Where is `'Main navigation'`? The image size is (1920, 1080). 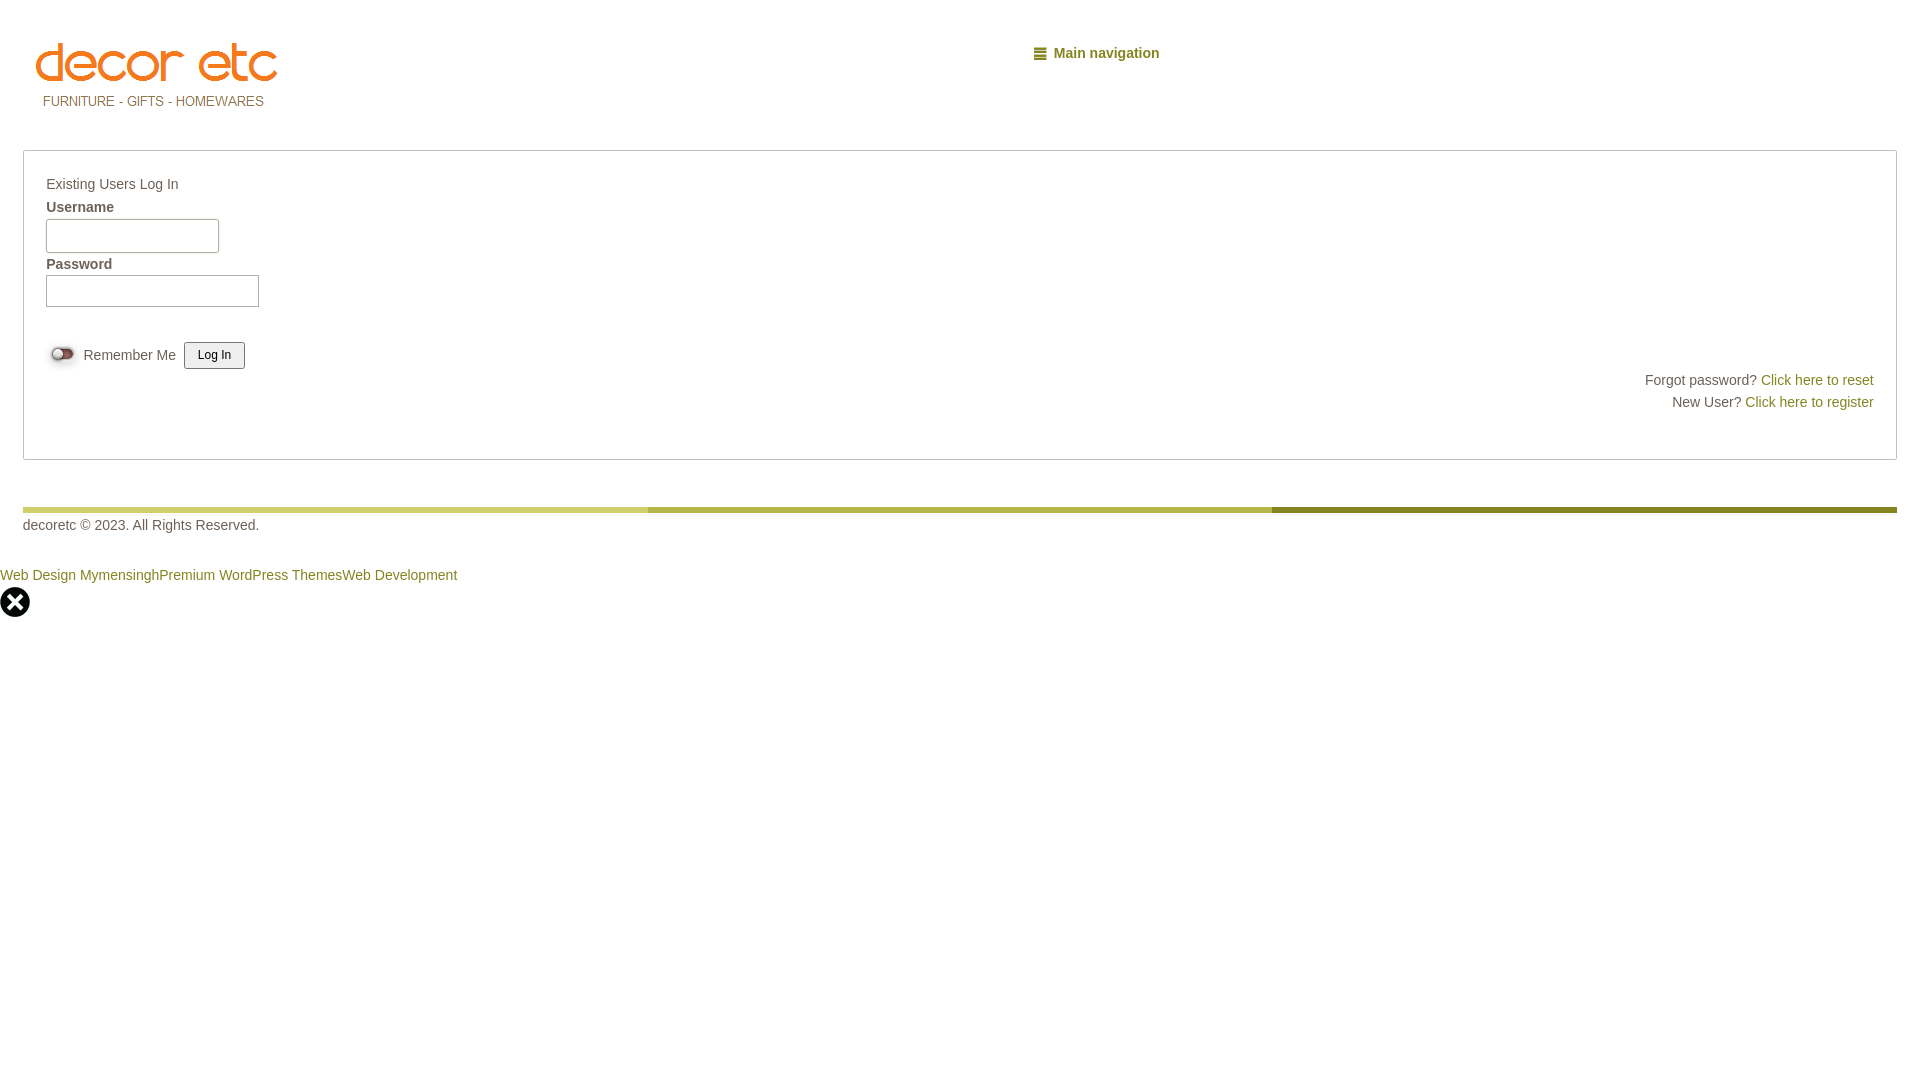
'Main navigation' is located at coordinates (1095, 52).